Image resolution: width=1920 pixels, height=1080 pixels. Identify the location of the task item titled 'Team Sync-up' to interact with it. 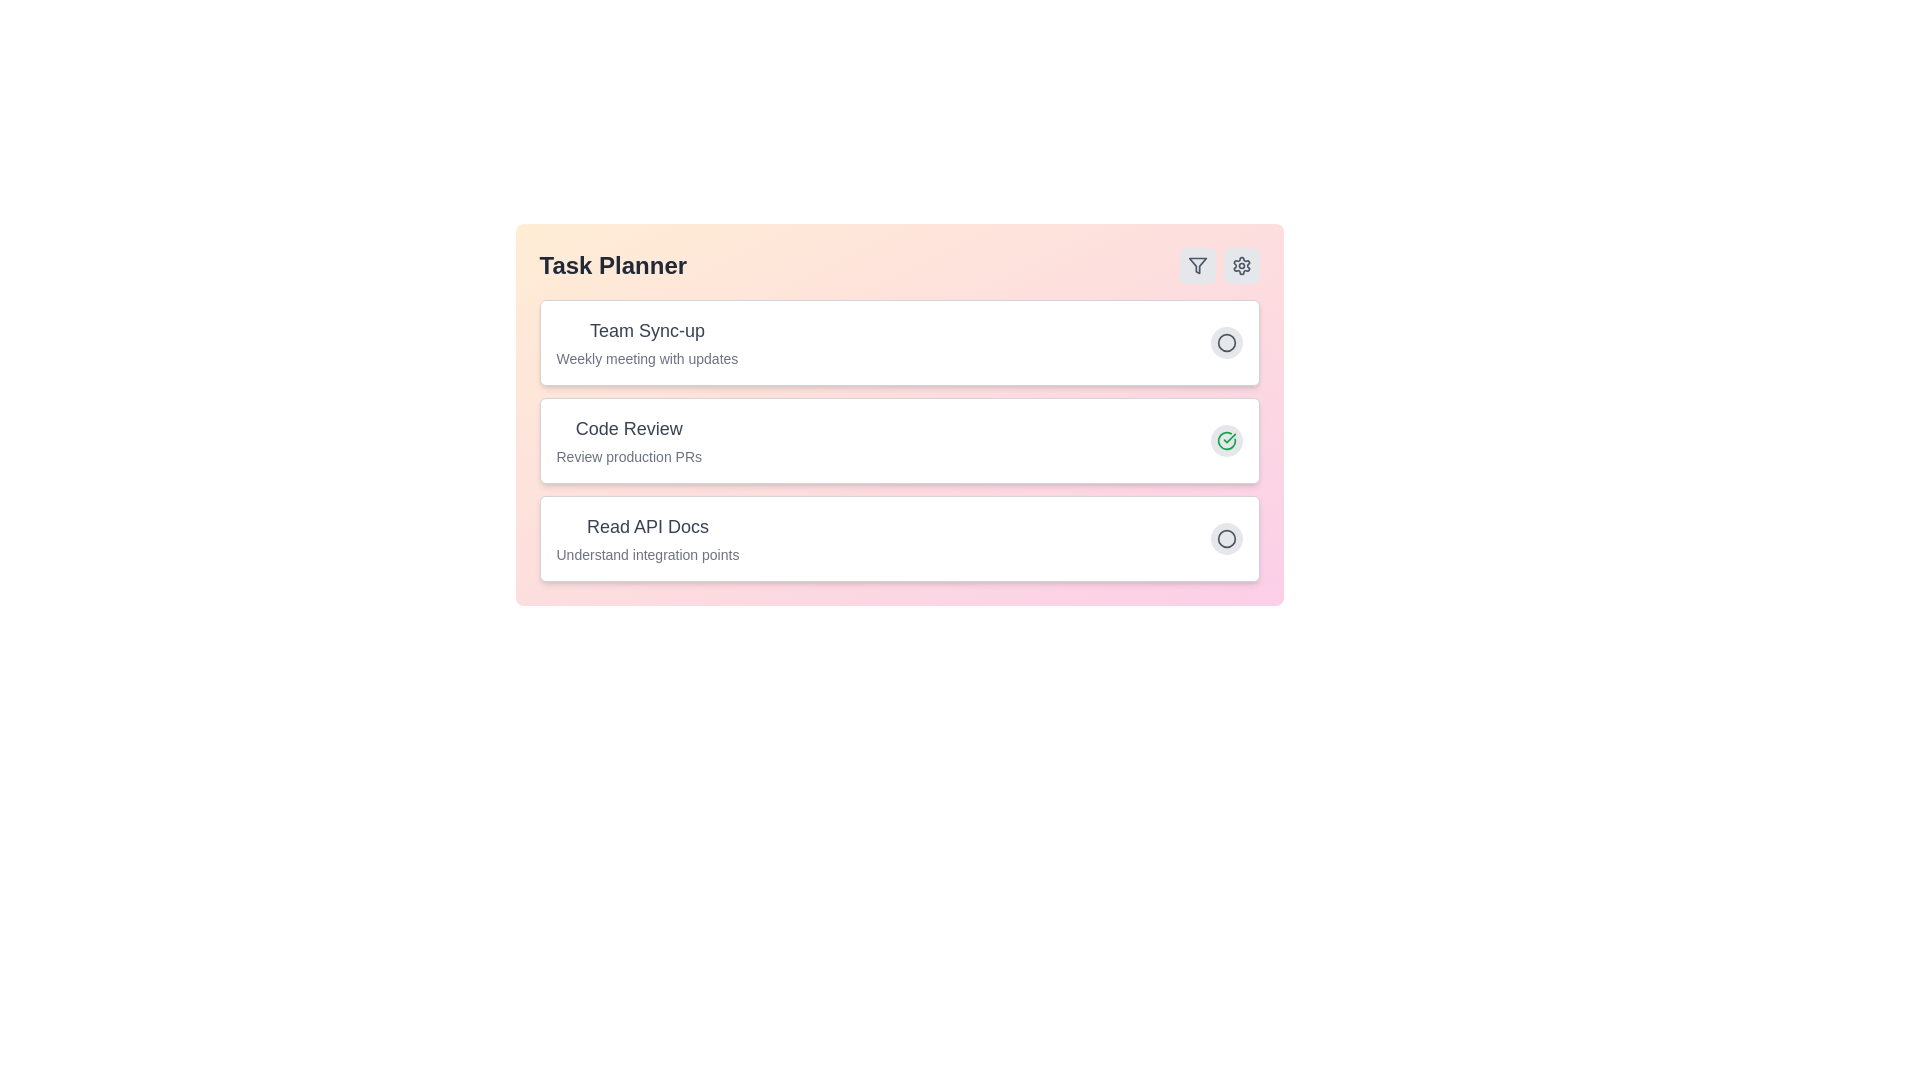
(647, 330).